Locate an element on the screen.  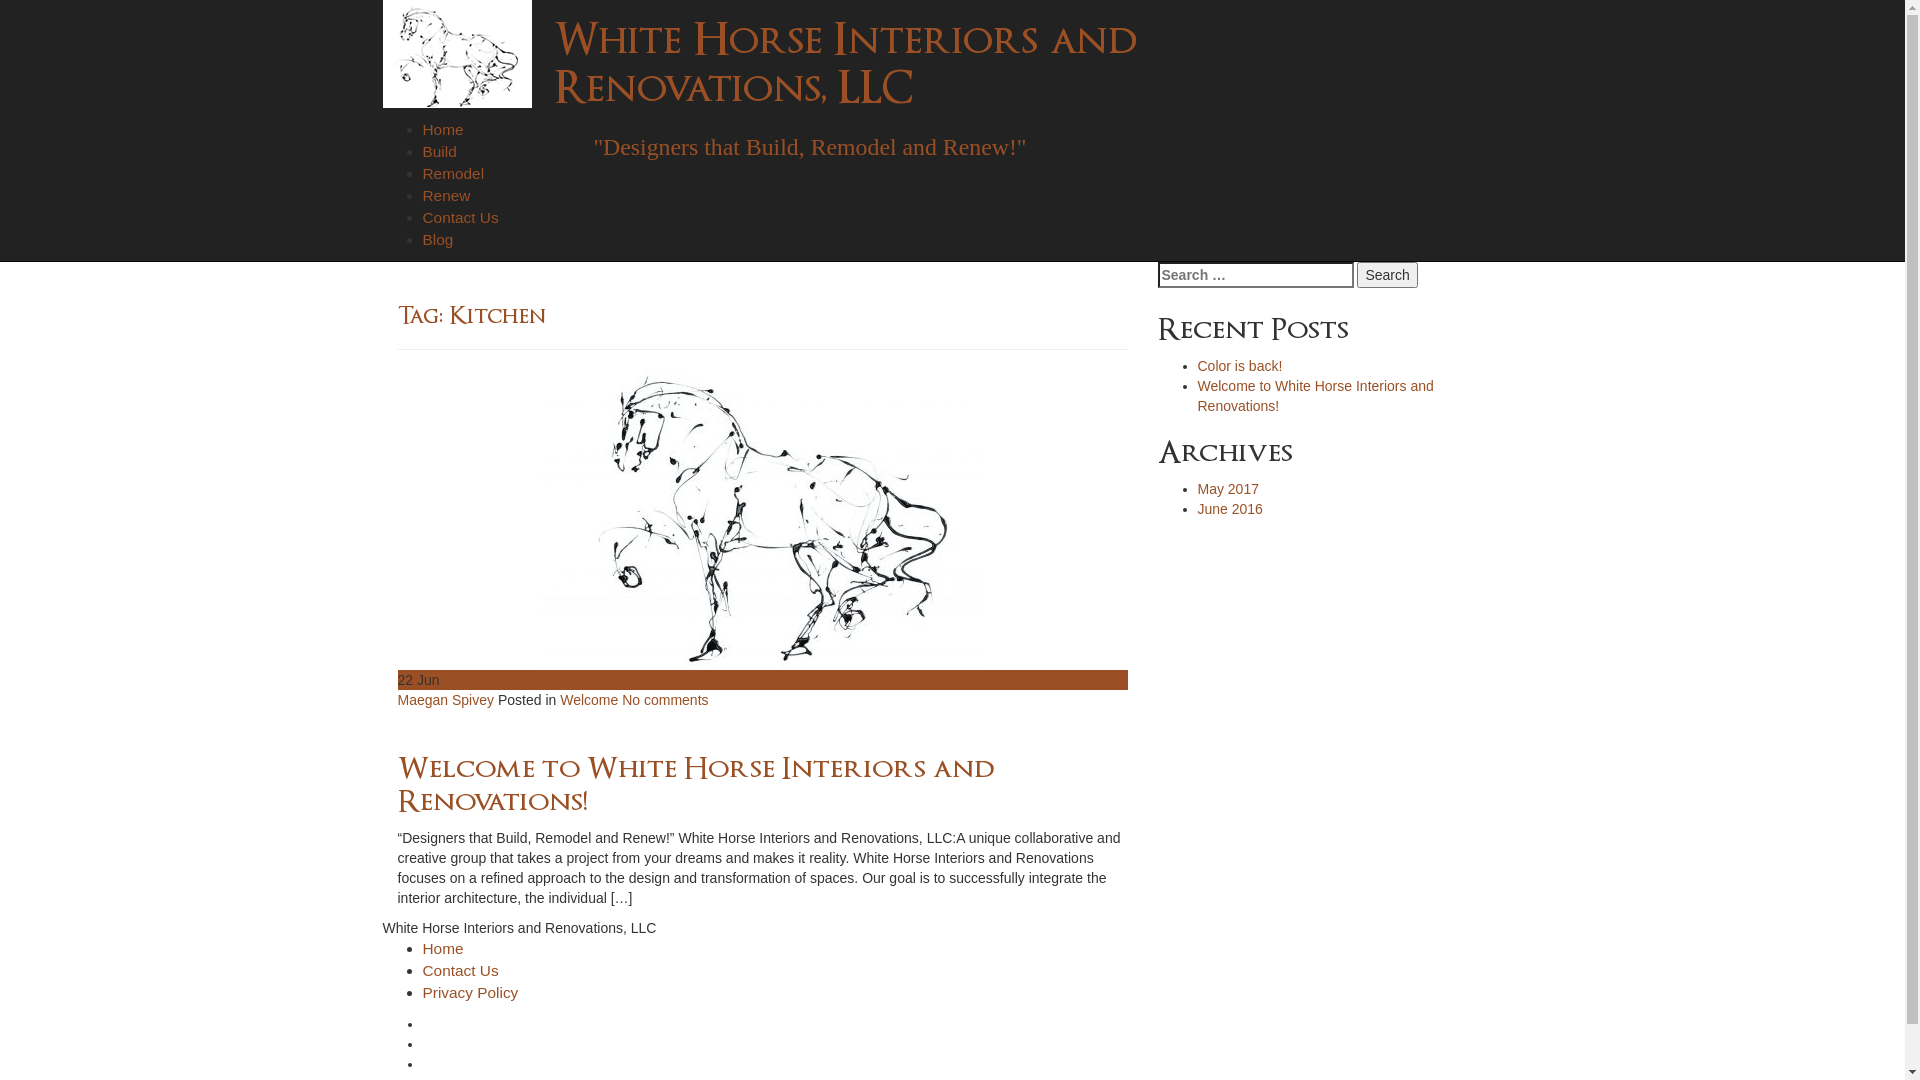
'No comments' is located at coordinates (665, 698).